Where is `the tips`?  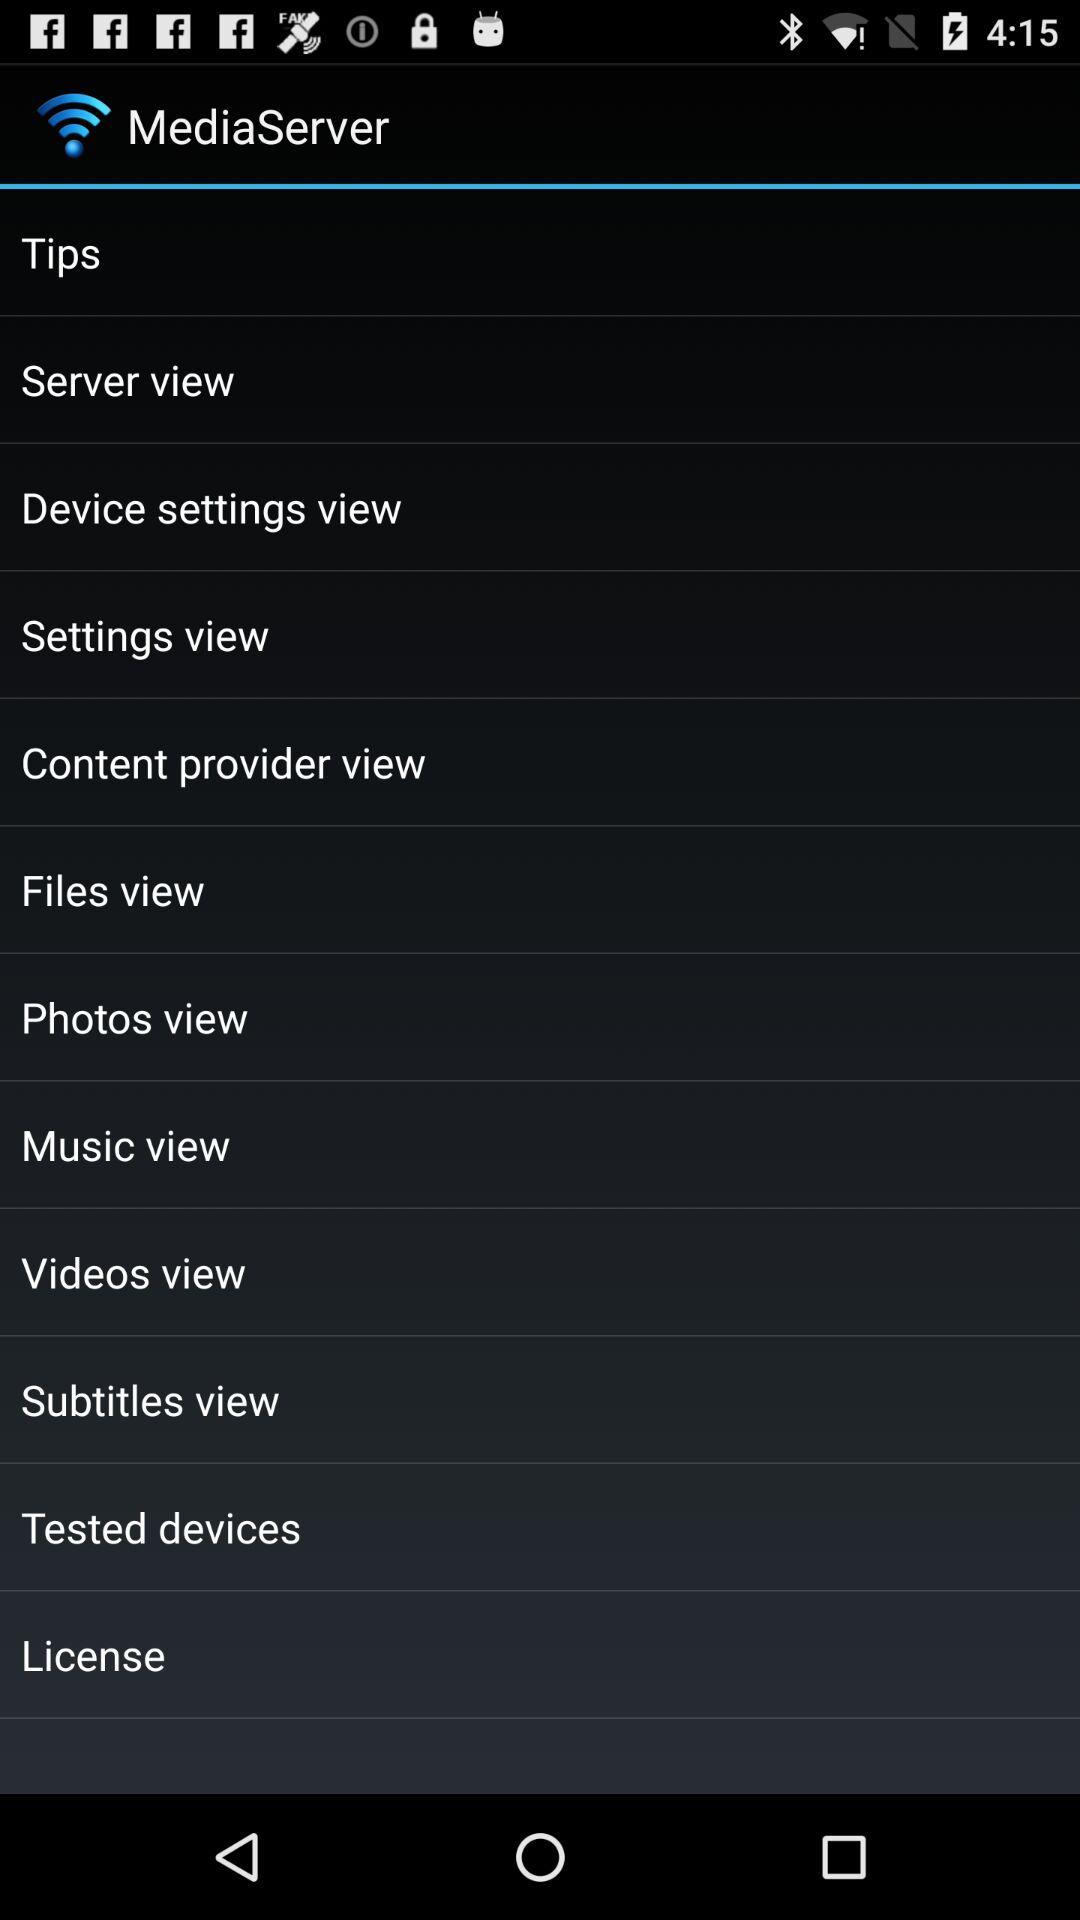 the tips is located at coordinates (540, 251).